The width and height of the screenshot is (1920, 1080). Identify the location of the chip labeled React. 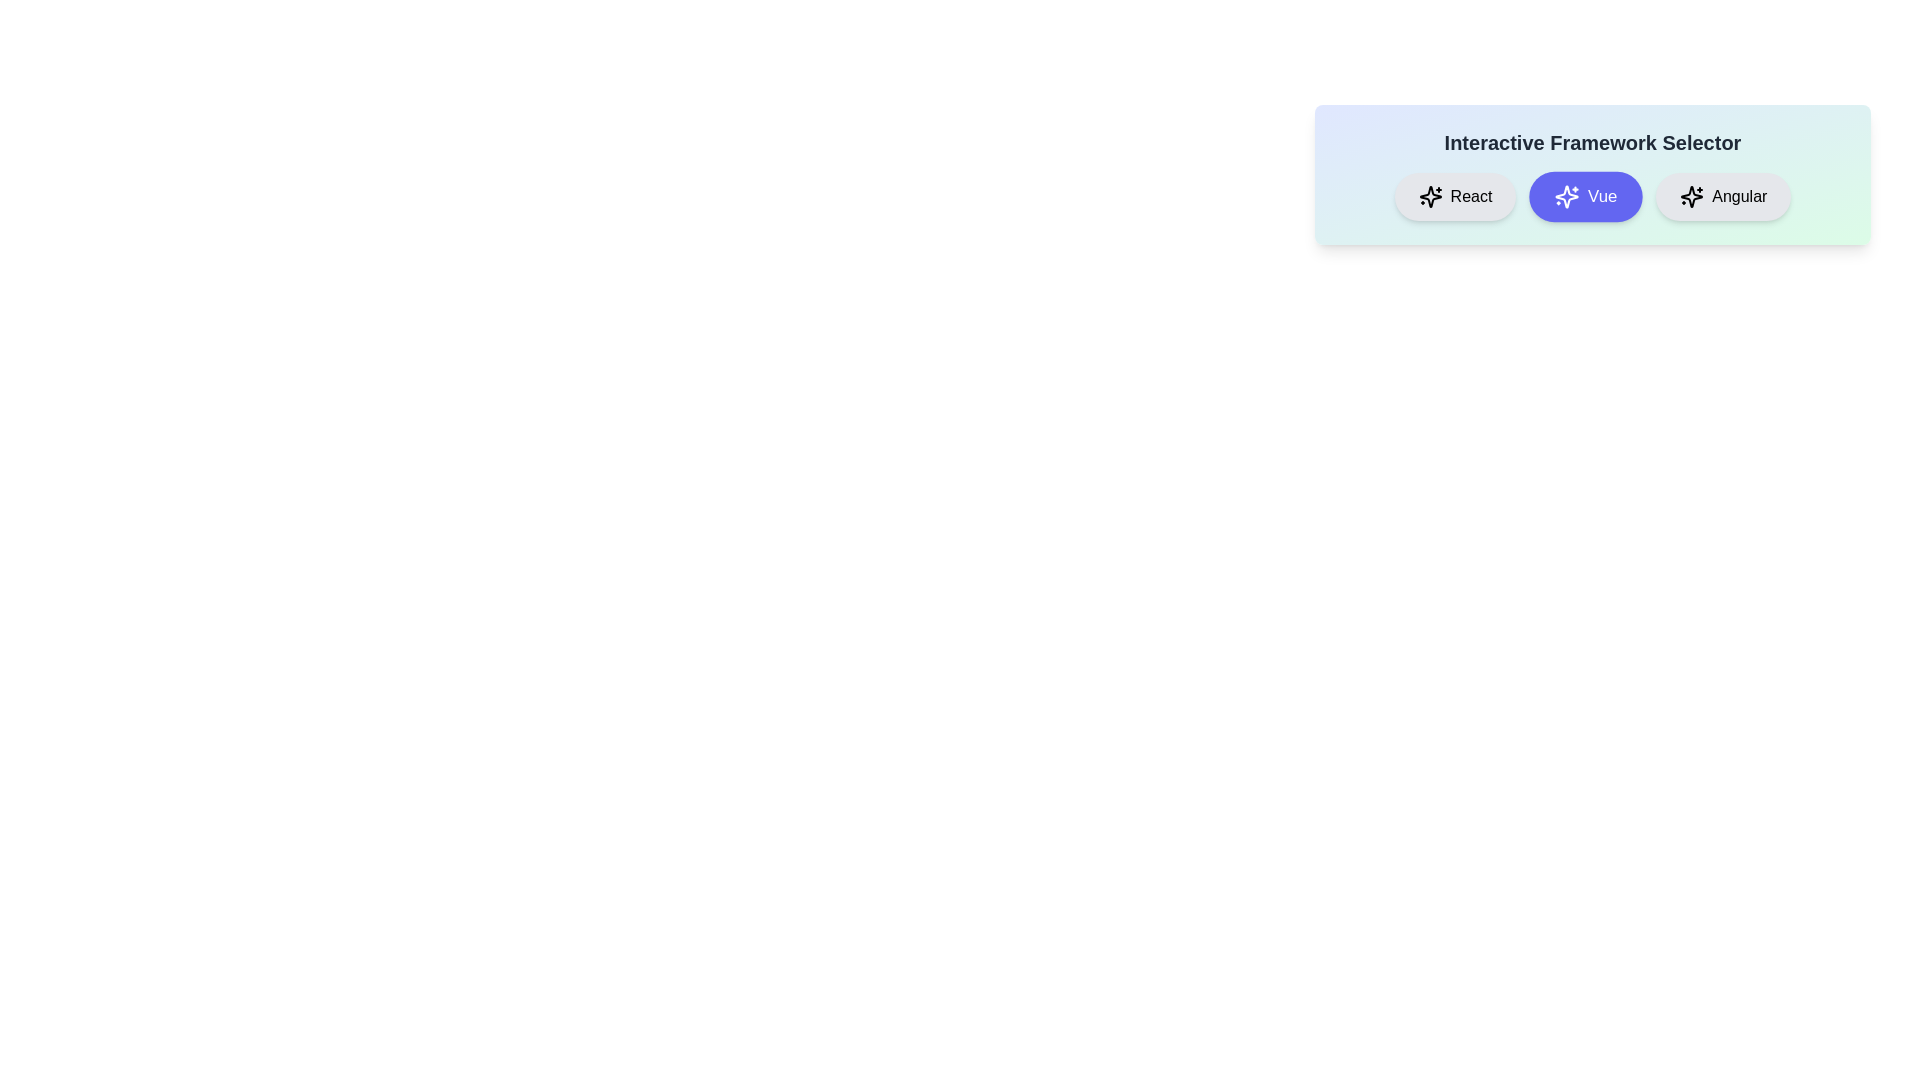
(1454, 196).